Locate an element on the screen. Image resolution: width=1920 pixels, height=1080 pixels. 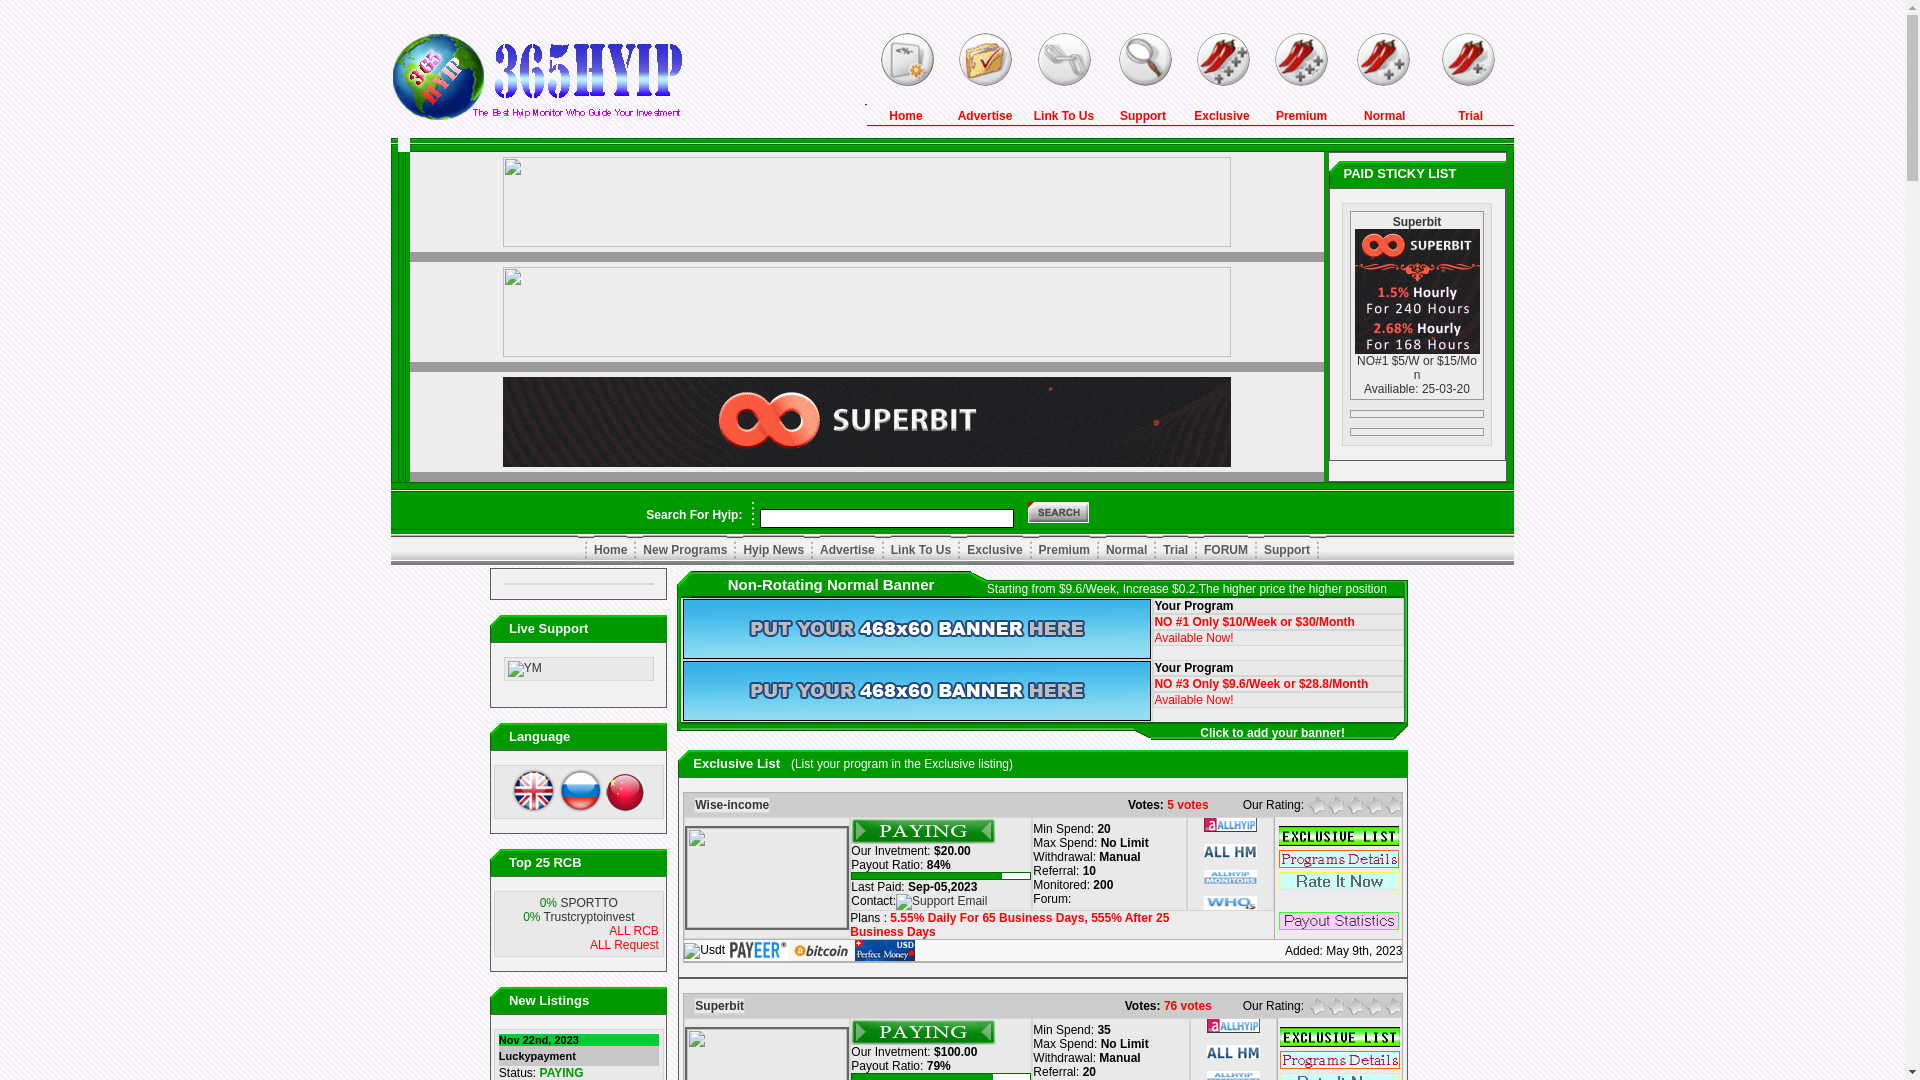
'ALL Request' is located at coordinates (589, 945).